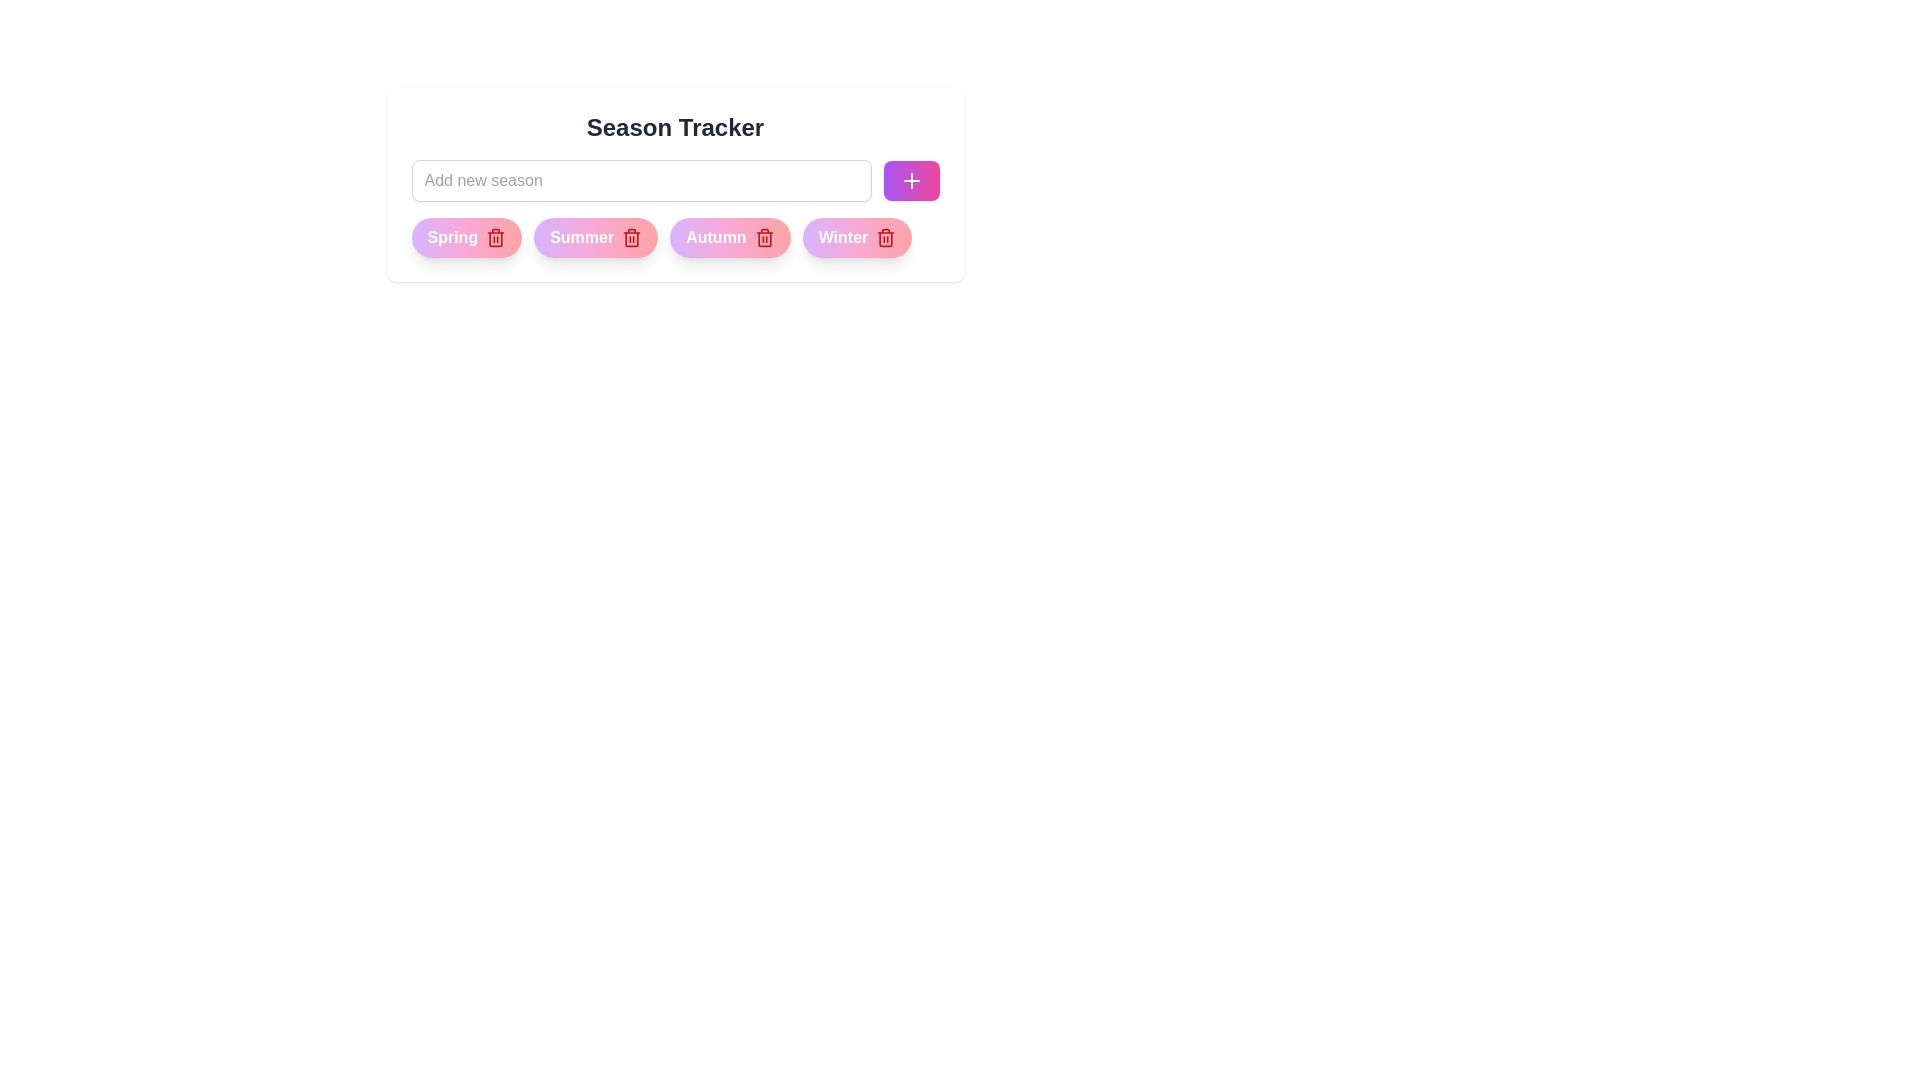  Describe the element at coordinates (641, 181) in the screenshot. I see `the text in the input field to 22` at that location.